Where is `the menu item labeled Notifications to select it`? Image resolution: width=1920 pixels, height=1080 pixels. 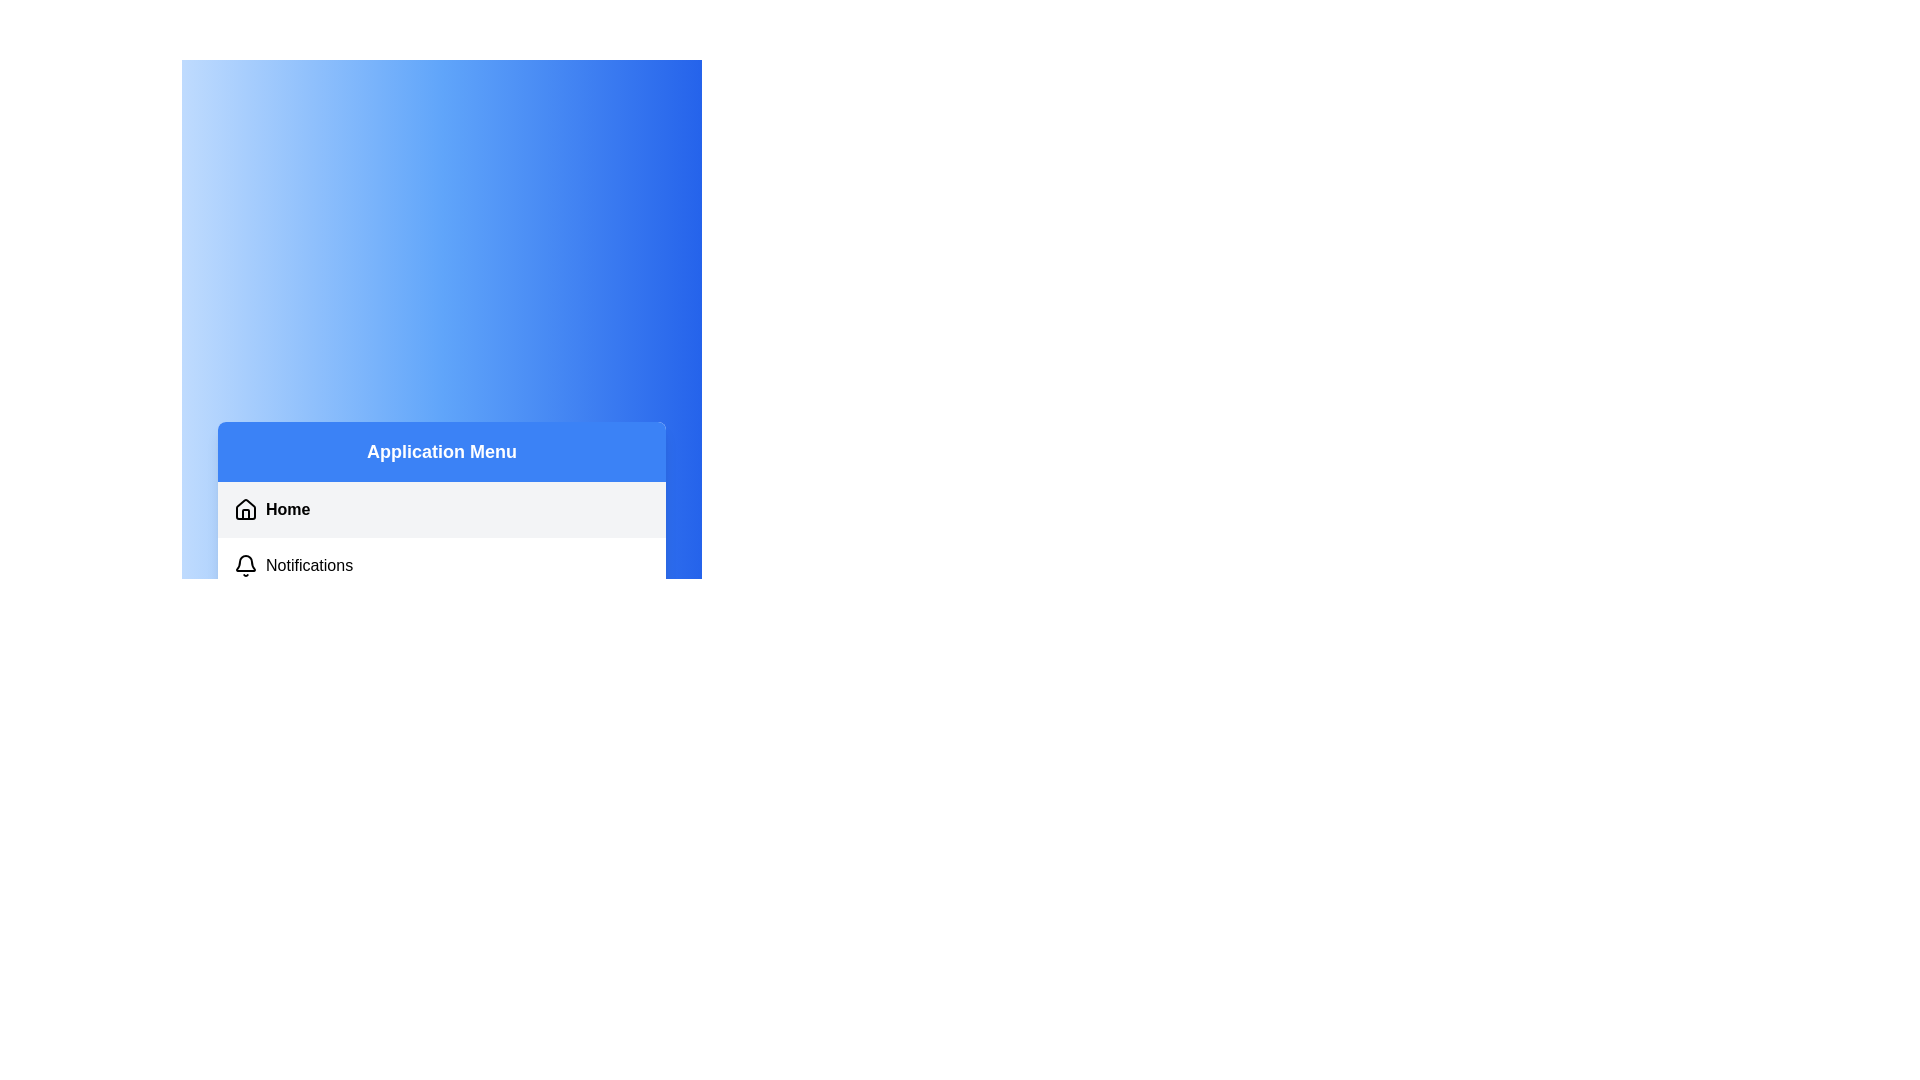
the menu item labeled Notifications to select it is located at coordinates (440, 566).